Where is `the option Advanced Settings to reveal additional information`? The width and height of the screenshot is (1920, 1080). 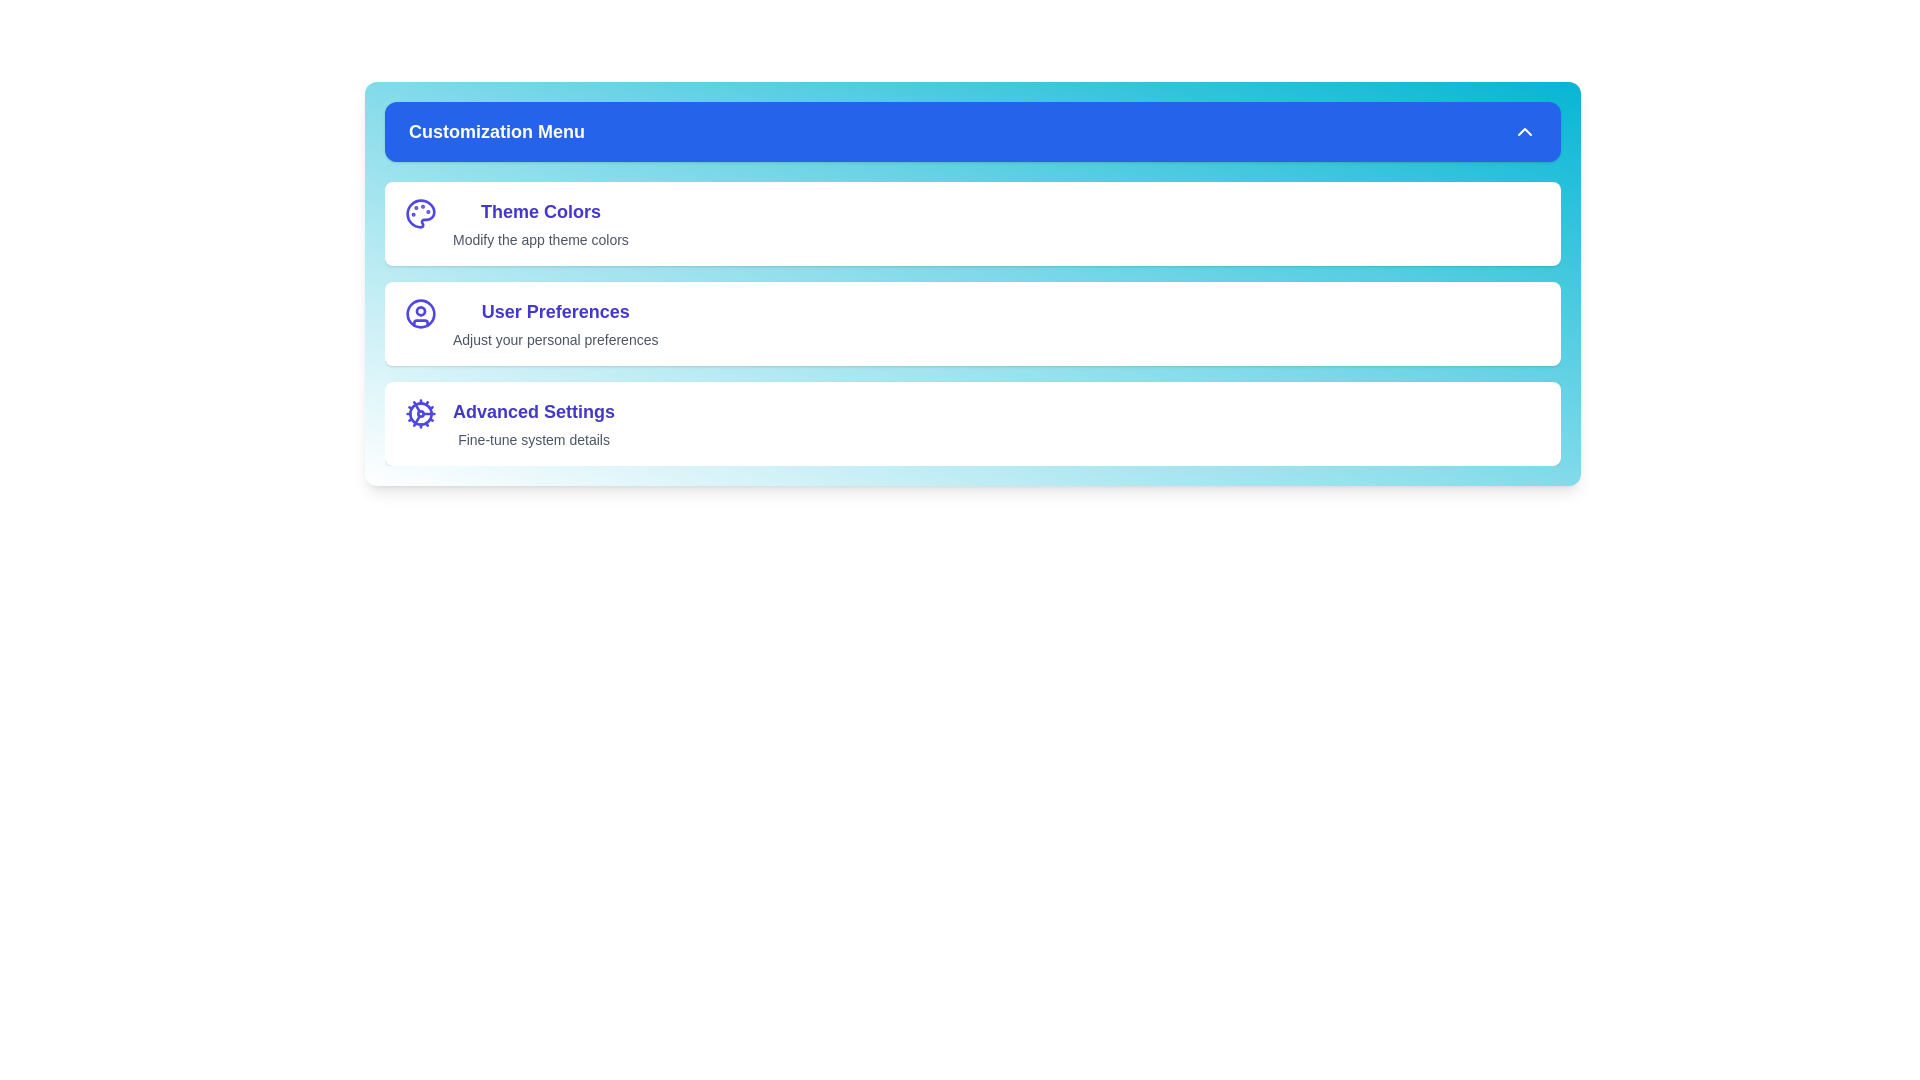
the option Advanced Settings to reveal additional information is located at coordinates (420, 423).